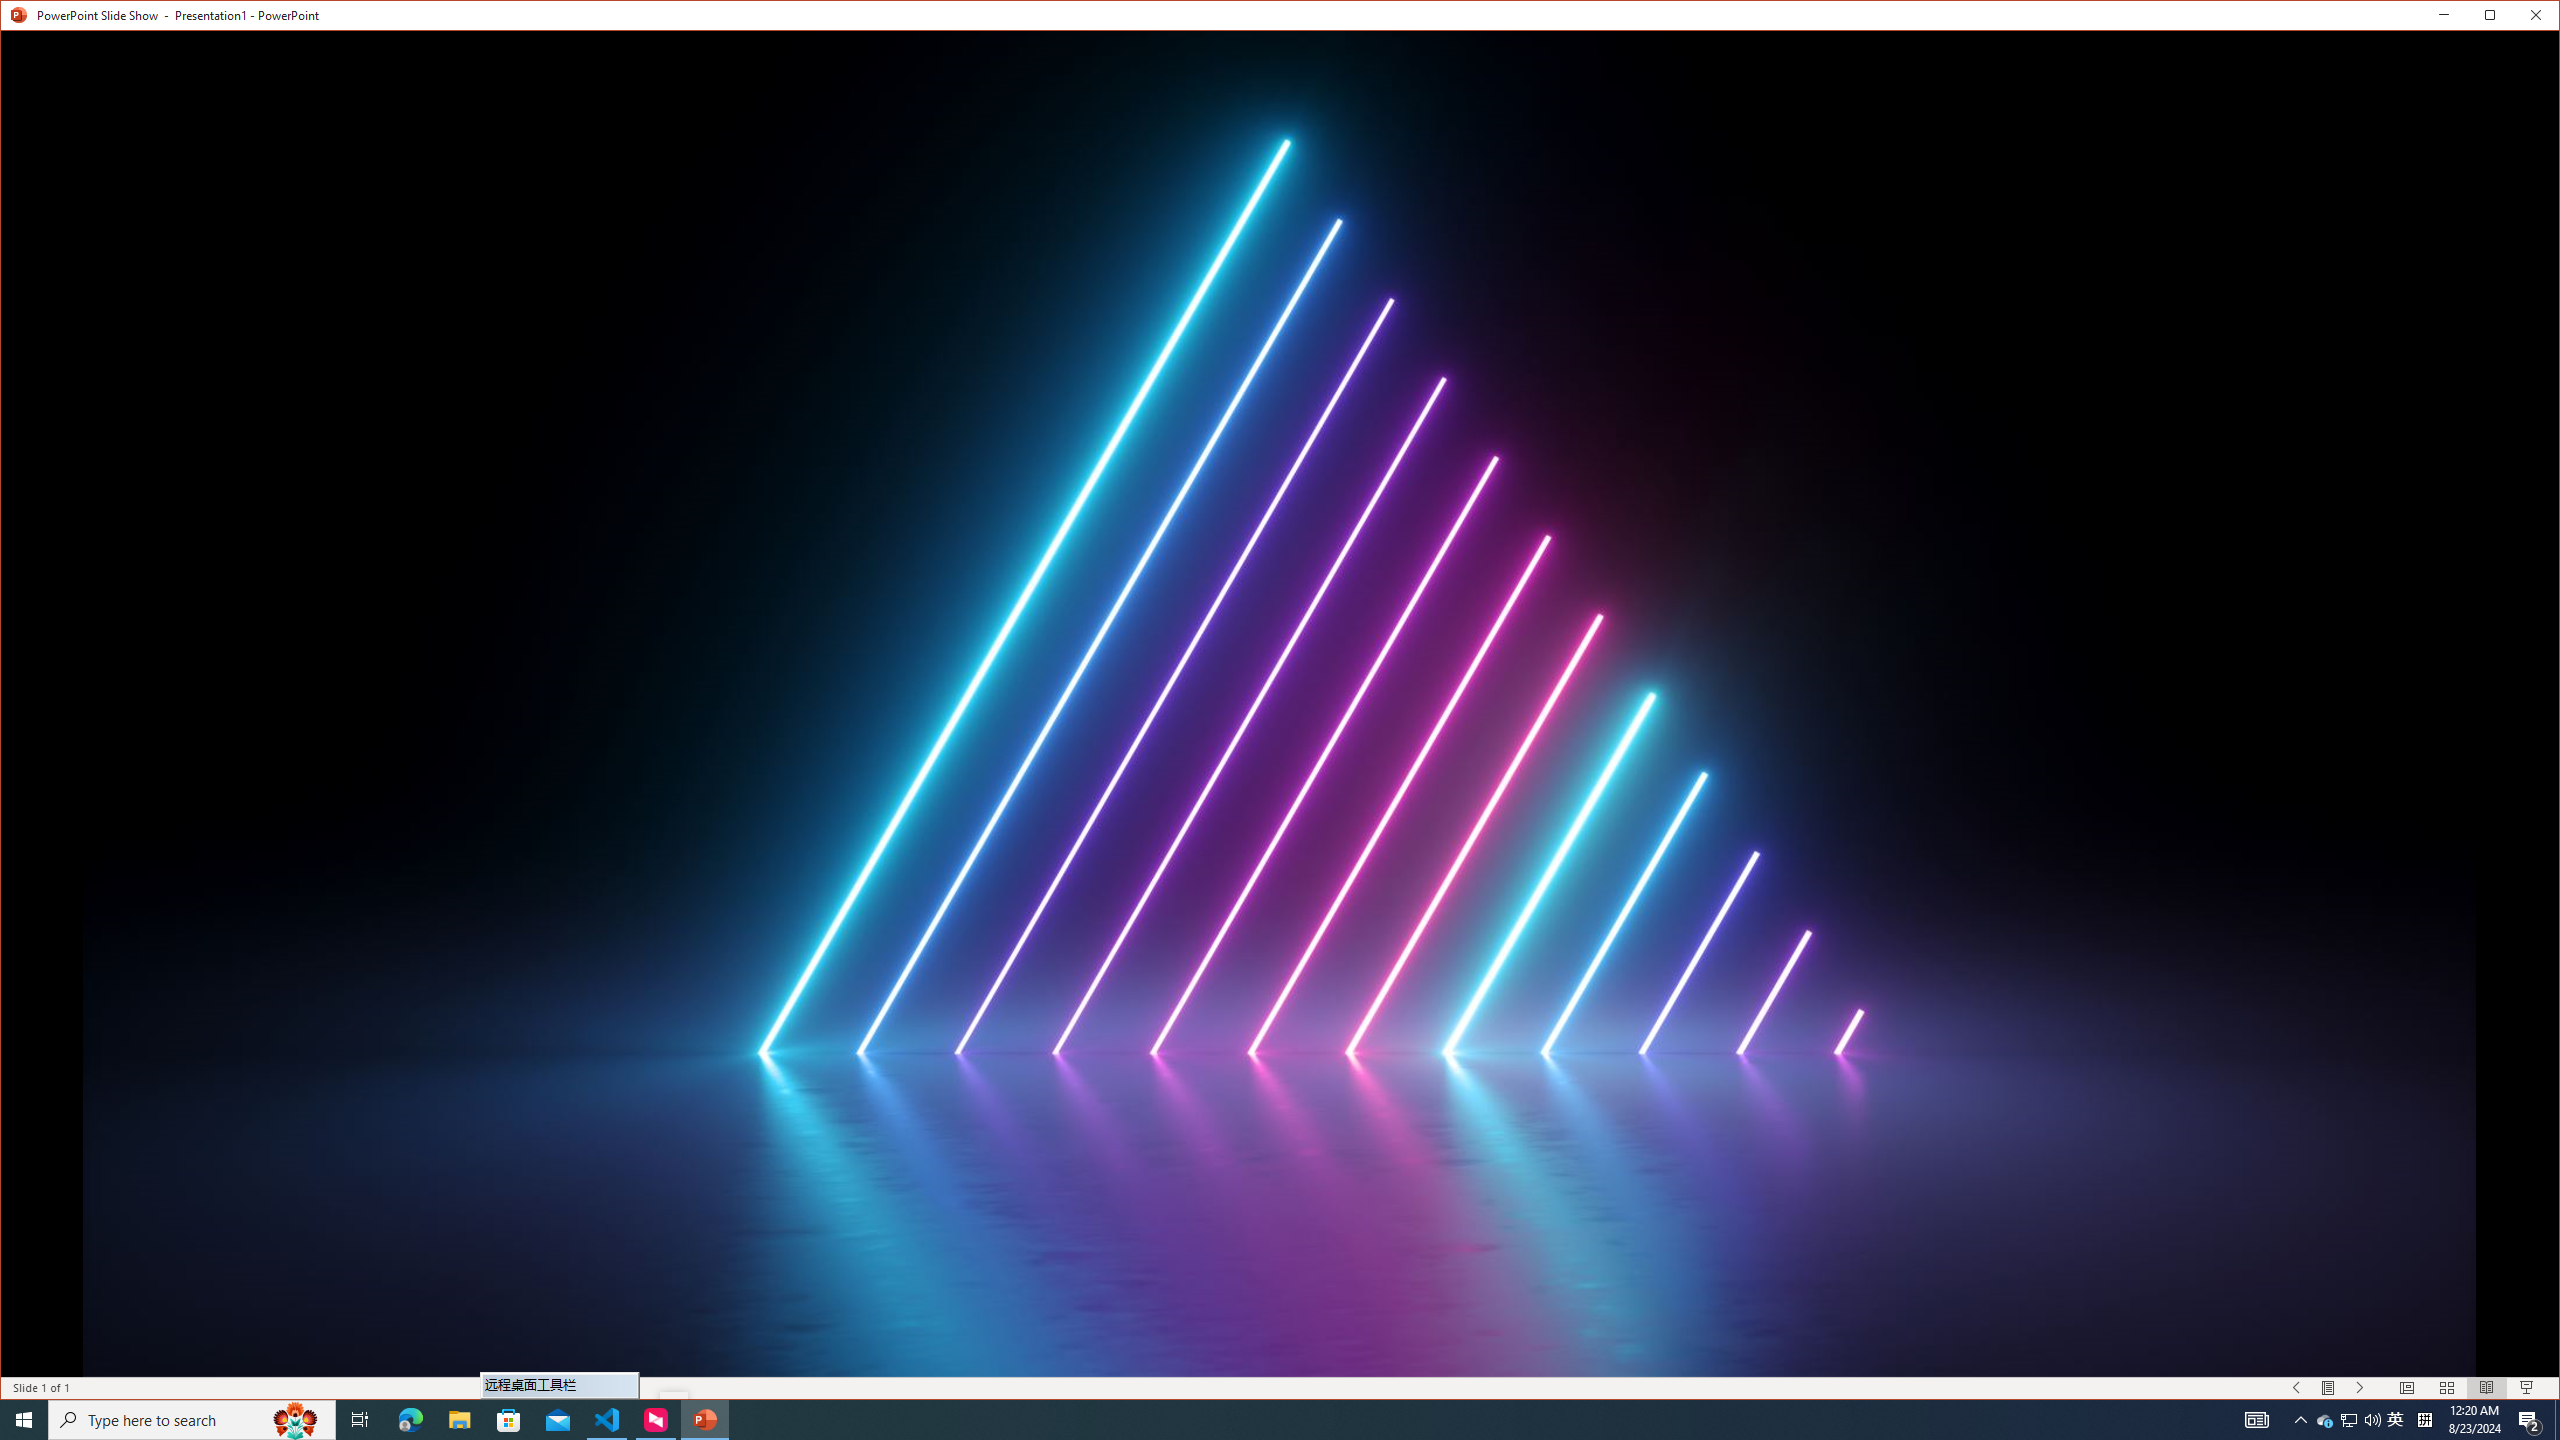  What do you see at coordinates (191, 1418) in the screenshot?
I see `'Type here to search'` at bounding box center [191, 1418].